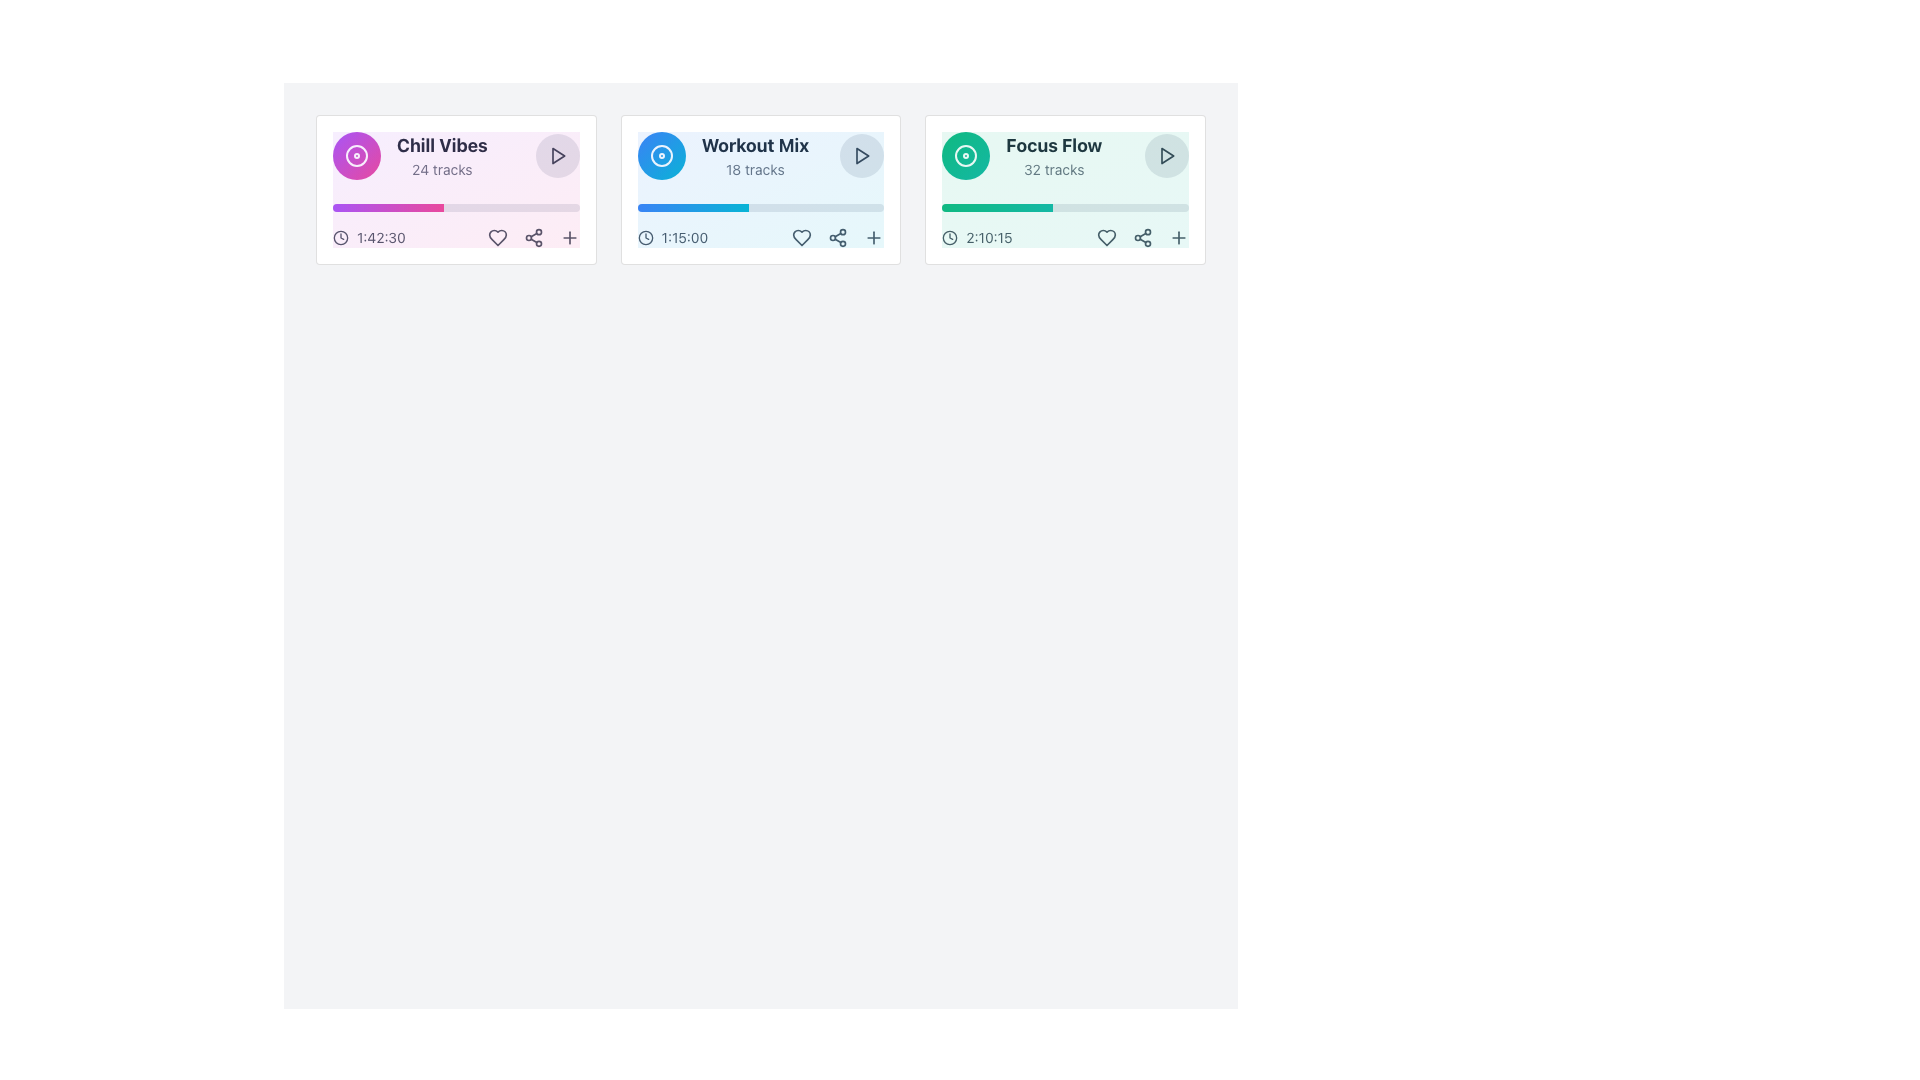 The height and width of the screenshot is (1080, 1920). I want to click on the animated circular disc-shaped icon with a central dot, styled with a spinning animation effect, located in the second card labeled 'Workout Mix', so click(661, 154).